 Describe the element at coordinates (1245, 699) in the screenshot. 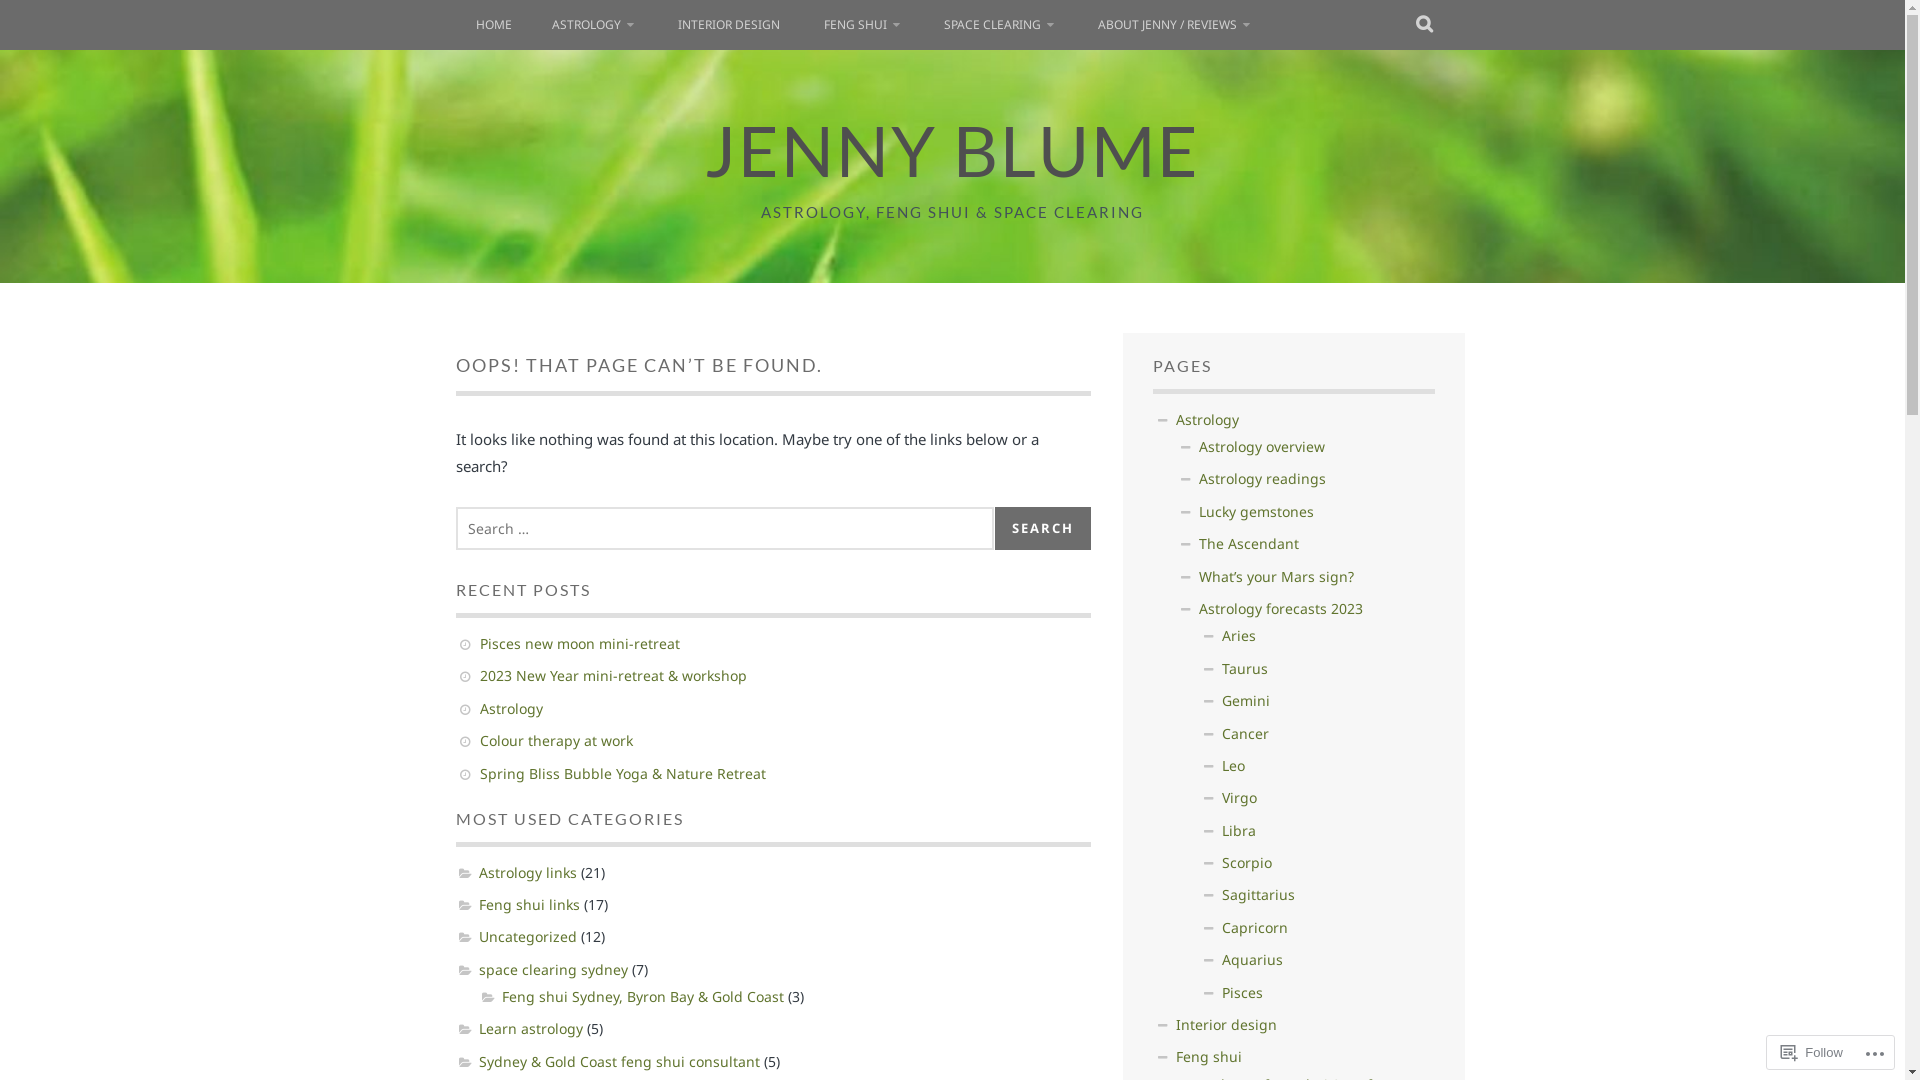

I see `'Gemini'` at that location.